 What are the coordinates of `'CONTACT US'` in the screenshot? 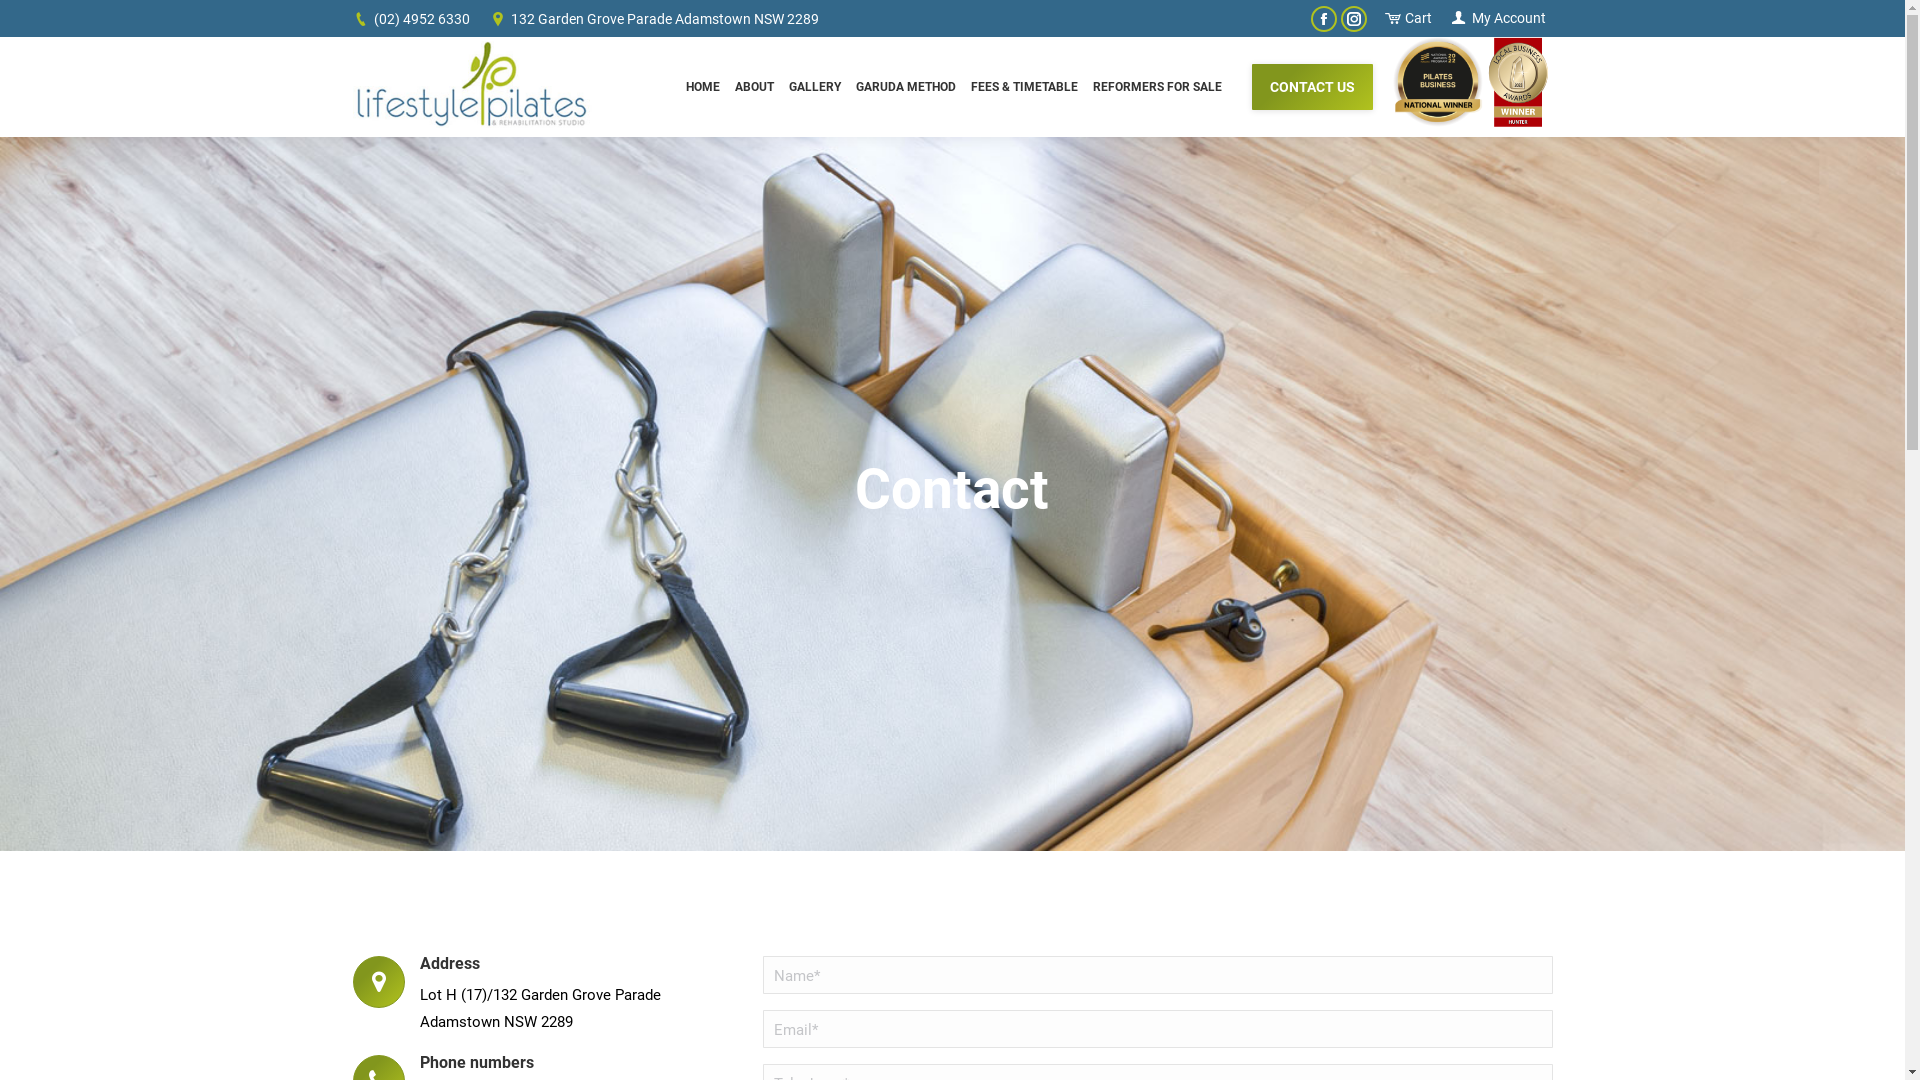 It's located at (1312, 85).